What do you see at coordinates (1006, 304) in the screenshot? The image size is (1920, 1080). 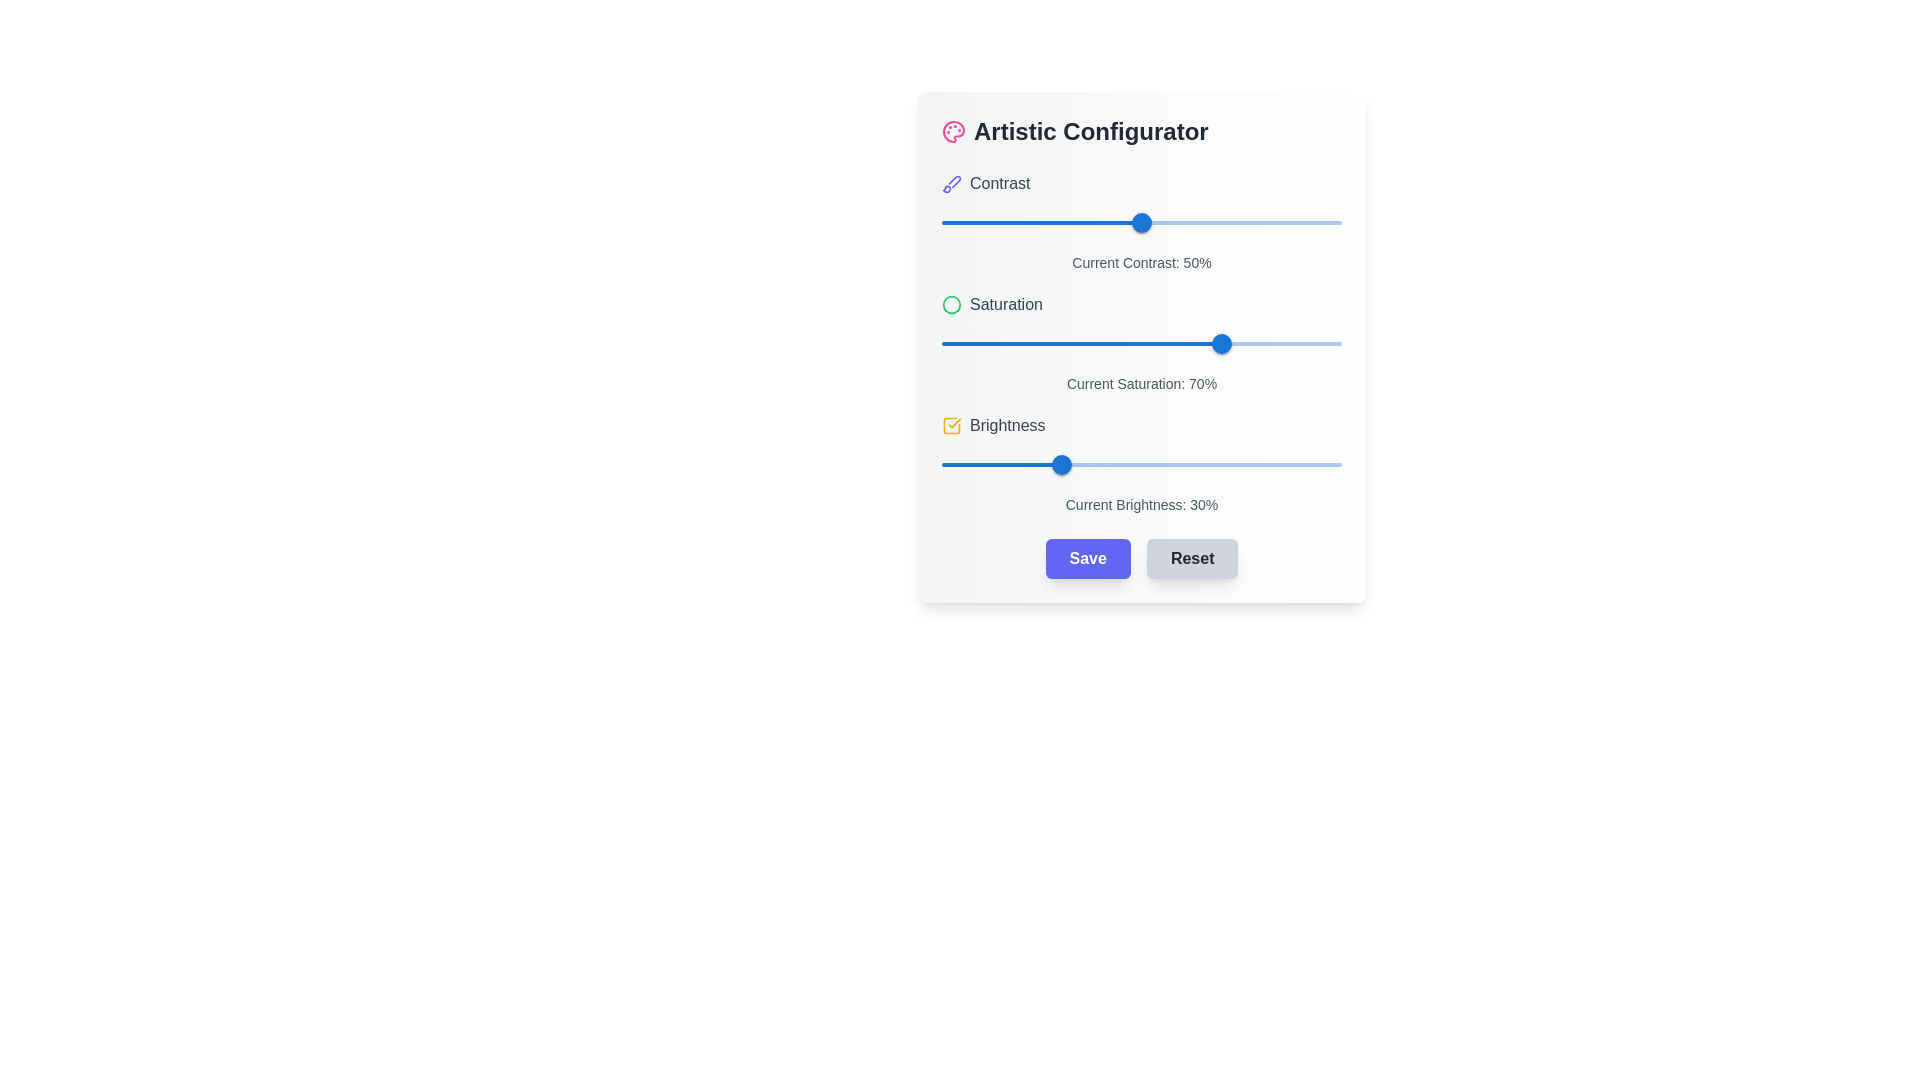 I see `the 'Saturation' label, which is gray, medium-weight, and positioned to the right of a circular green icon, to trigger potential tooltips` at bounding box center [1006, 304].